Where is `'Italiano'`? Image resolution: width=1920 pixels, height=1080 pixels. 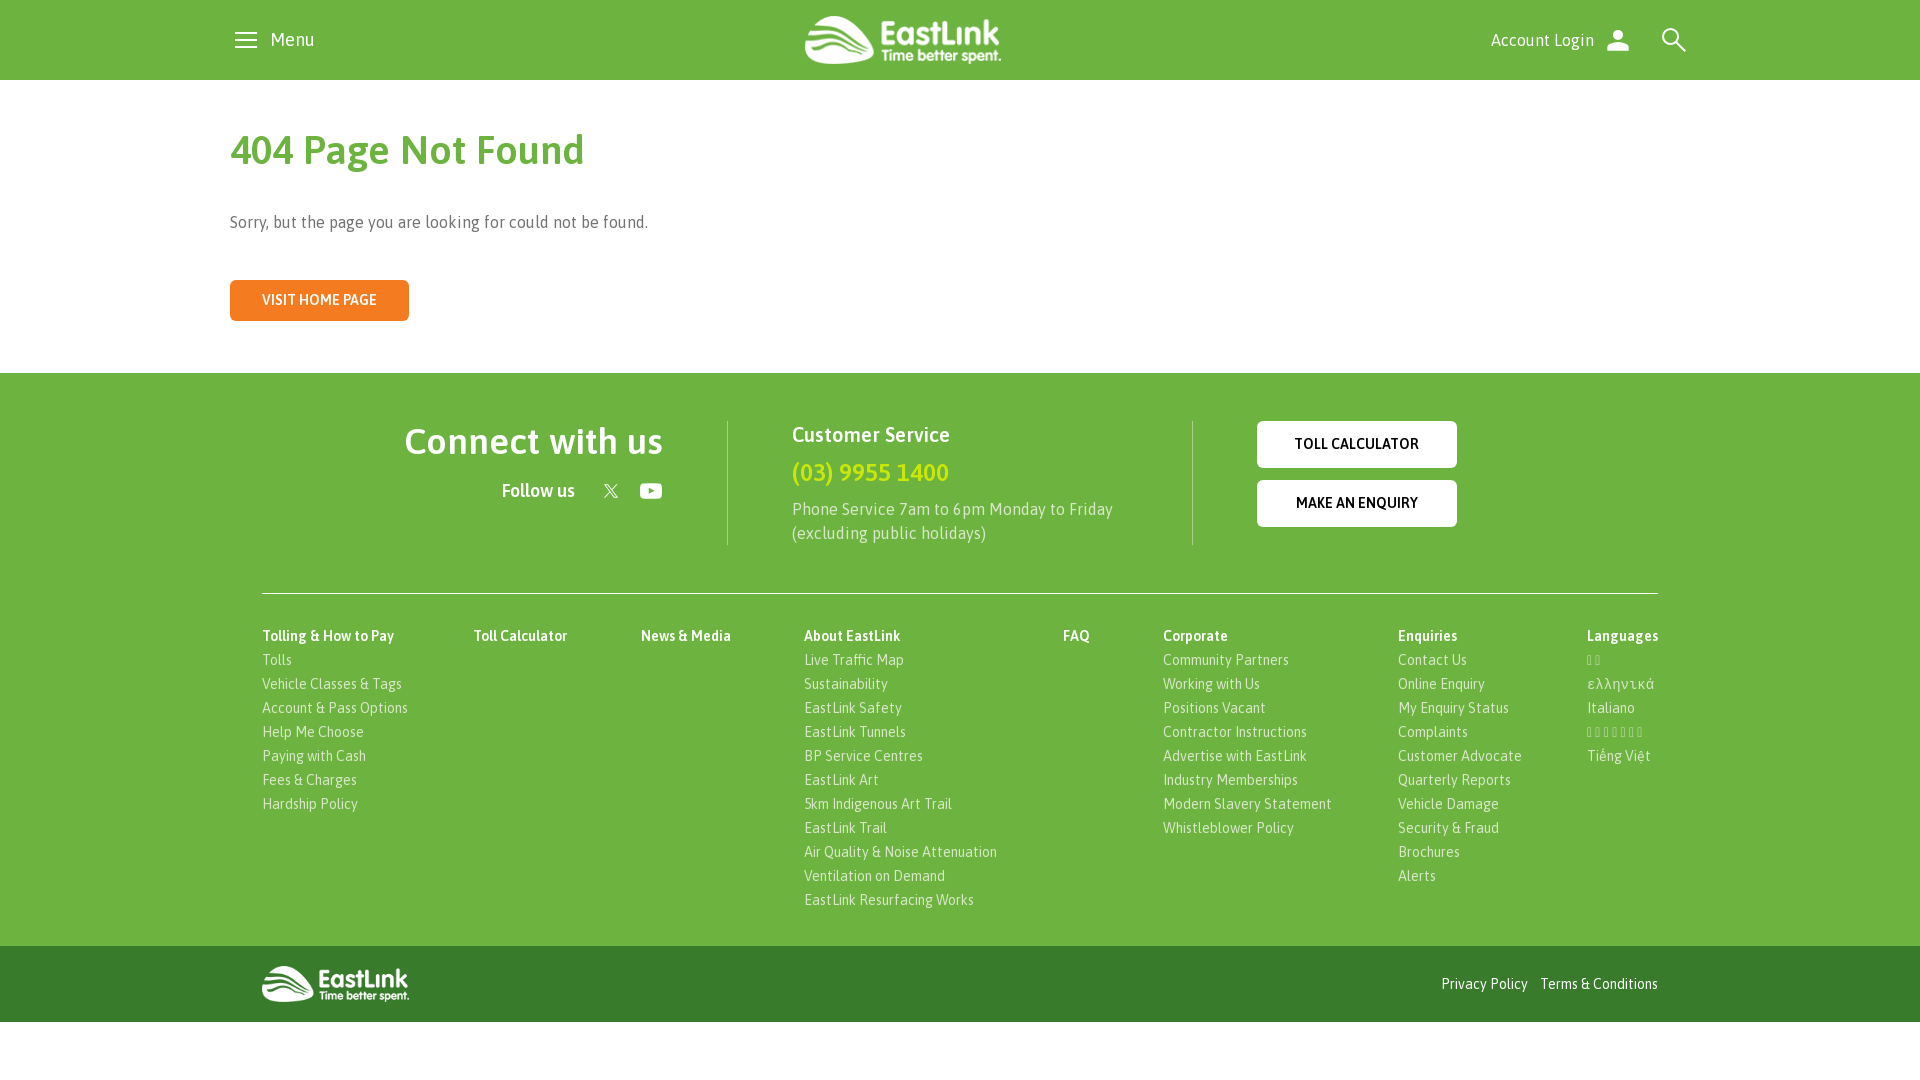
'Italiano' is located at coordinates (1611, 707).